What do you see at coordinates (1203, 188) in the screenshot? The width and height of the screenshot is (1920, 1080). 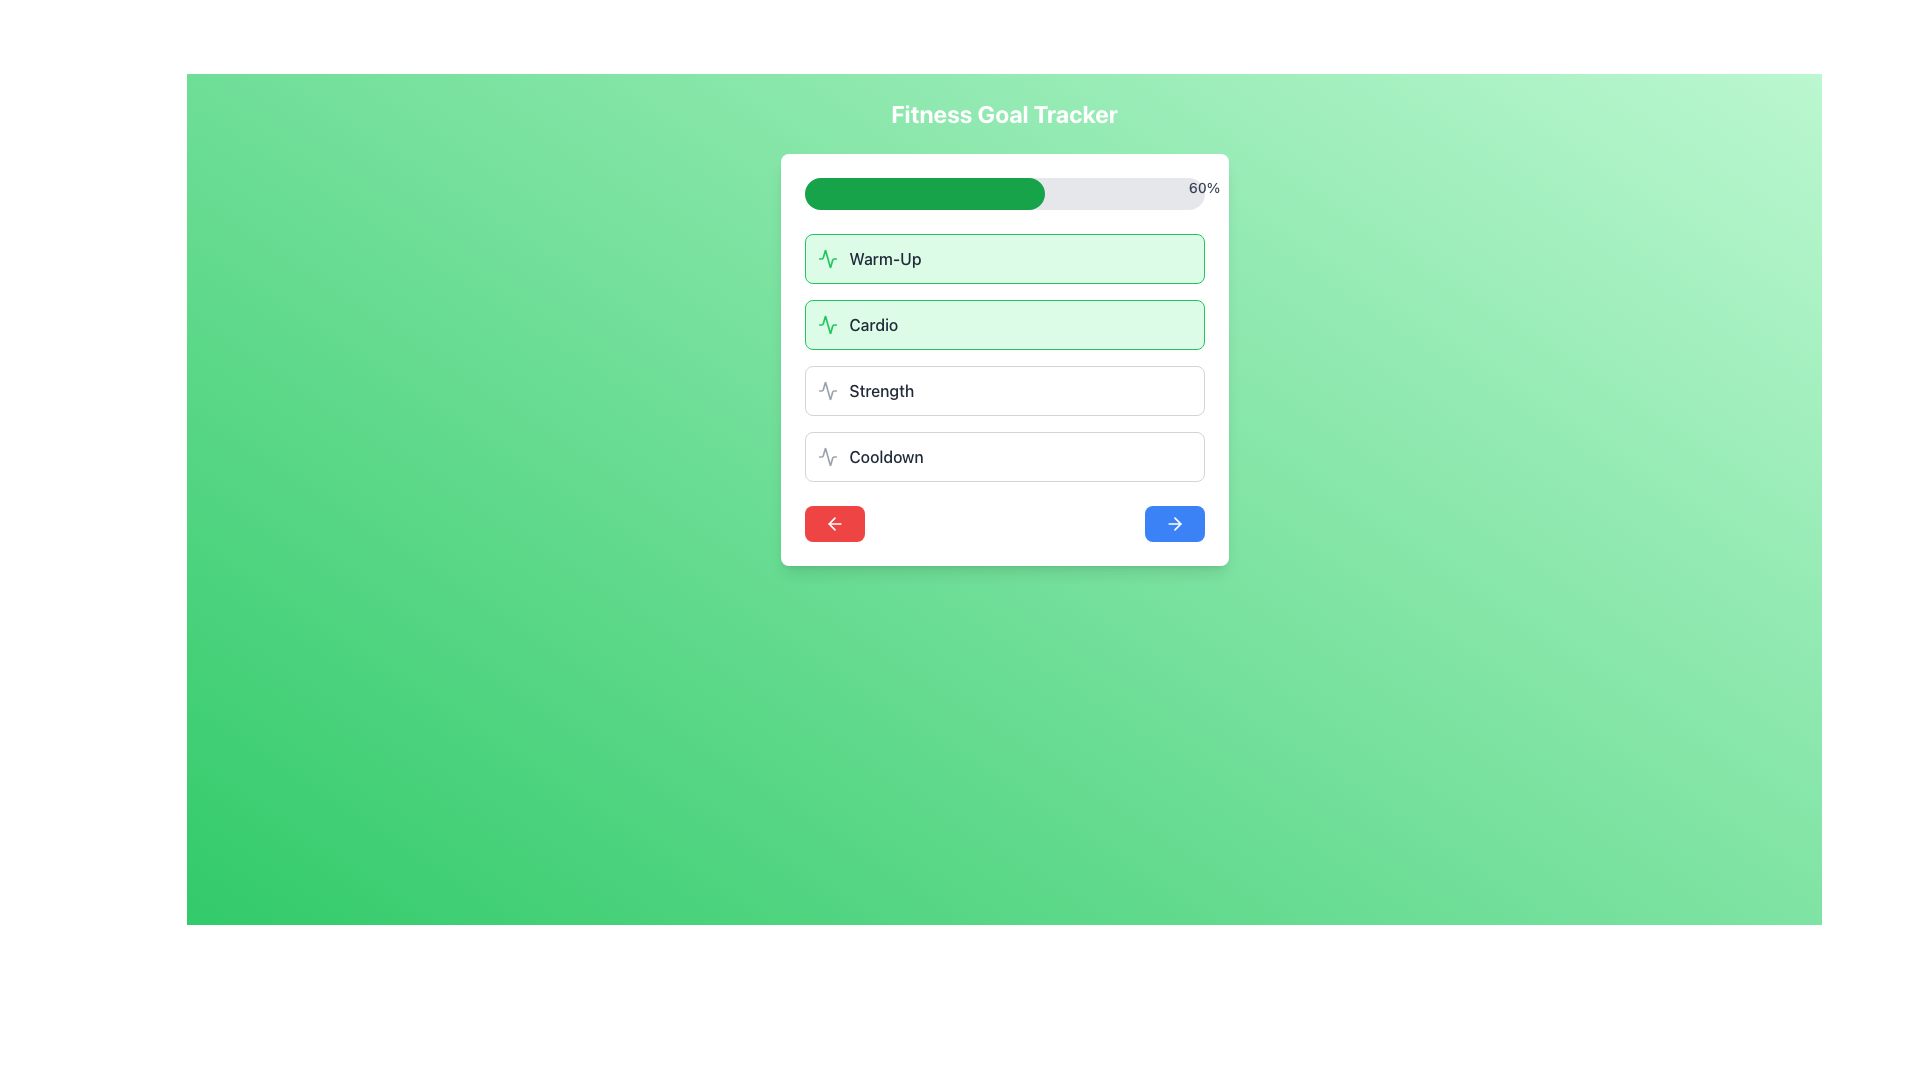 I see `the text label displaying '60%' which is centered above the green progress bar to read the percentage value` at bounding box center [1203, 188].